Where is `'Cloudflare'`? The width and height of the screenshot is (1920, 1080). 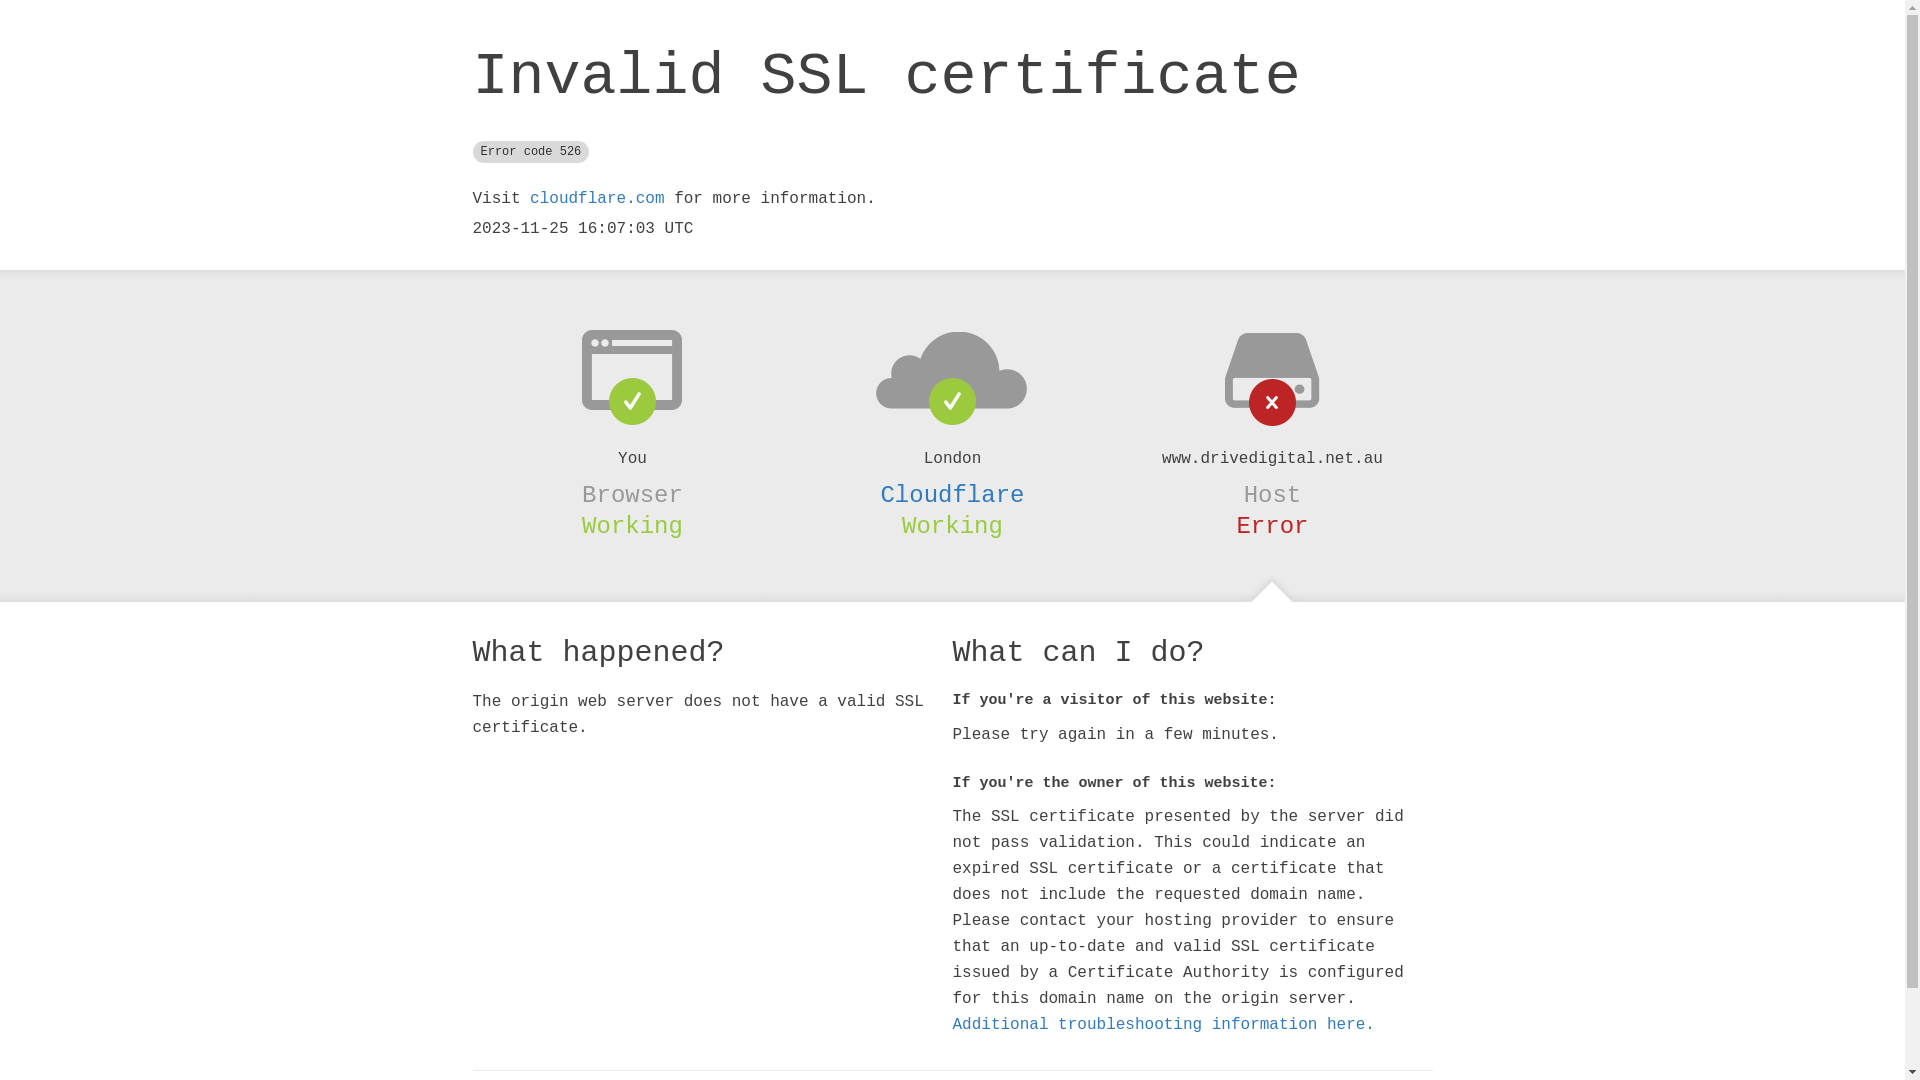
'Cloudflare' is located at coordinates (950, 495).